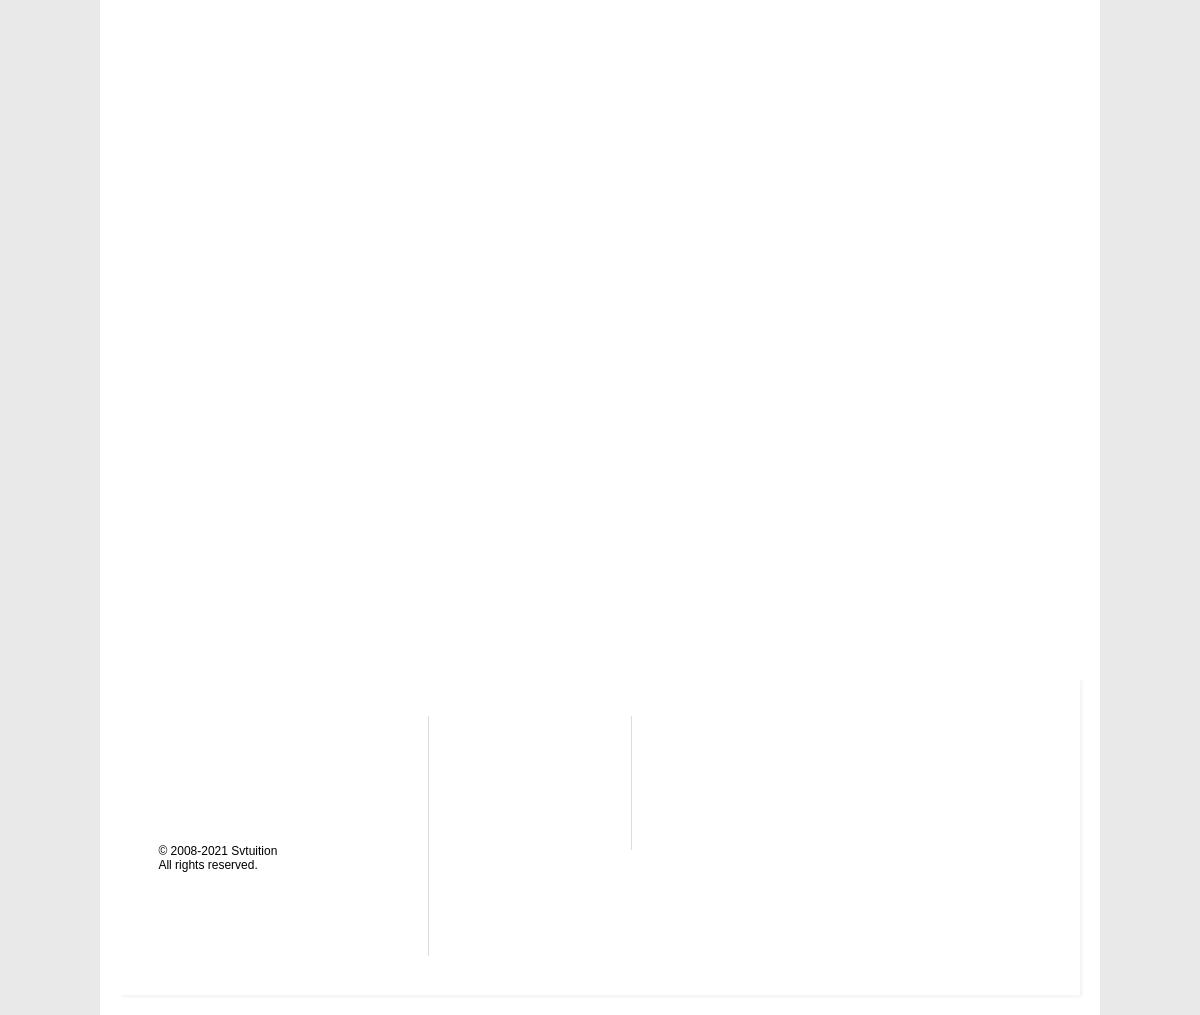 The image size is (1200, 1015). What do you see at coordinates (896, 816) in the screenshot?
I see `'Pinterest'` at bounding box center [896, 816].